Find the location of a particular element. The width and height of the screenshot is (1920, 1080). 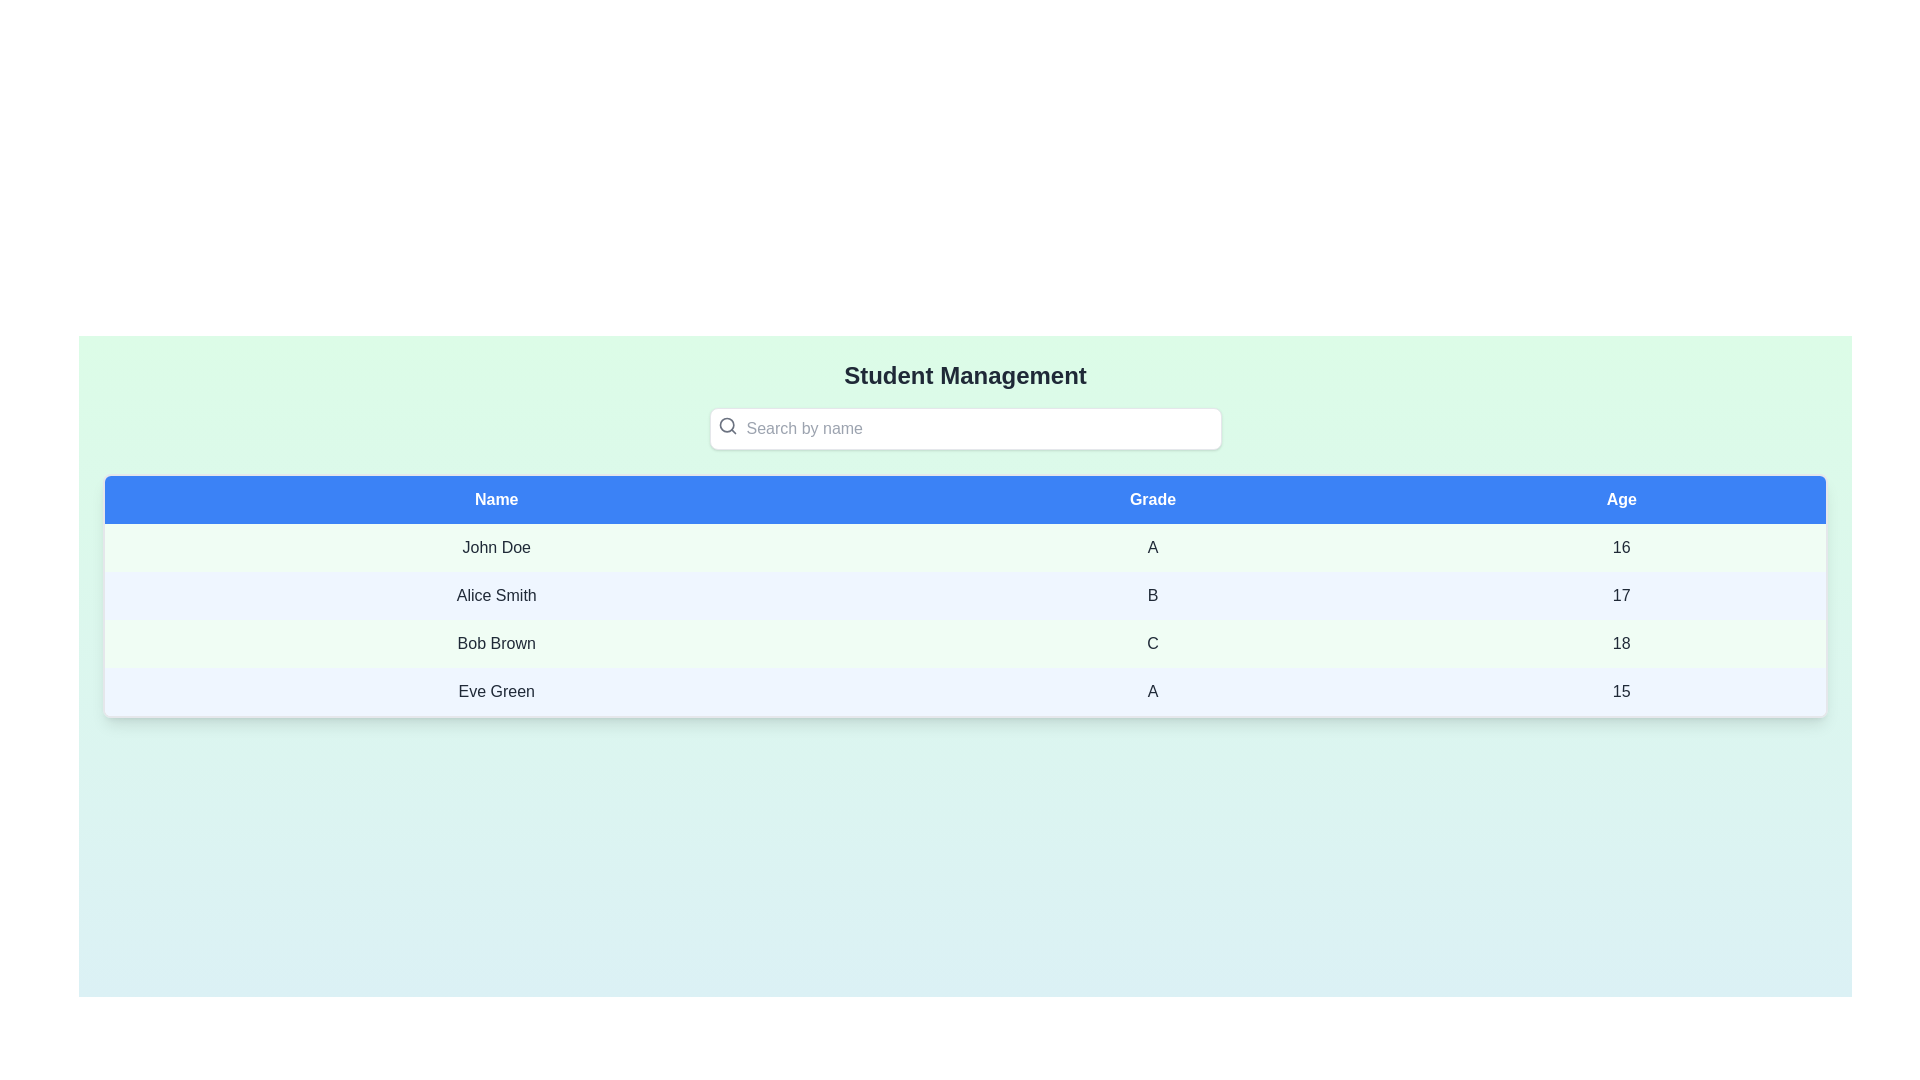

the 'Grade' value for the student 'John Doe' located in the second row of the table under the 'Grade' column is located at coordinates (1152, 547).